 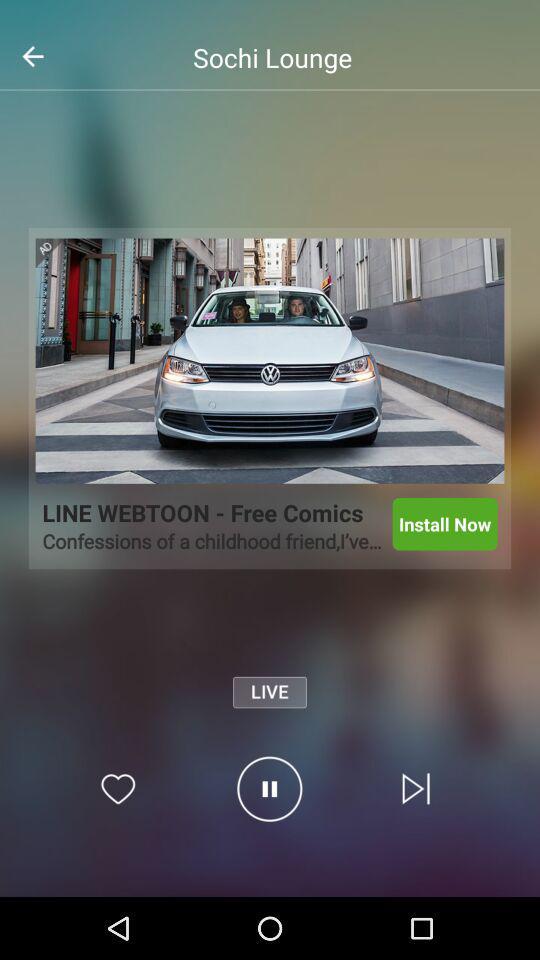 I want to click on the pause icon, so click(x=269, y=789).